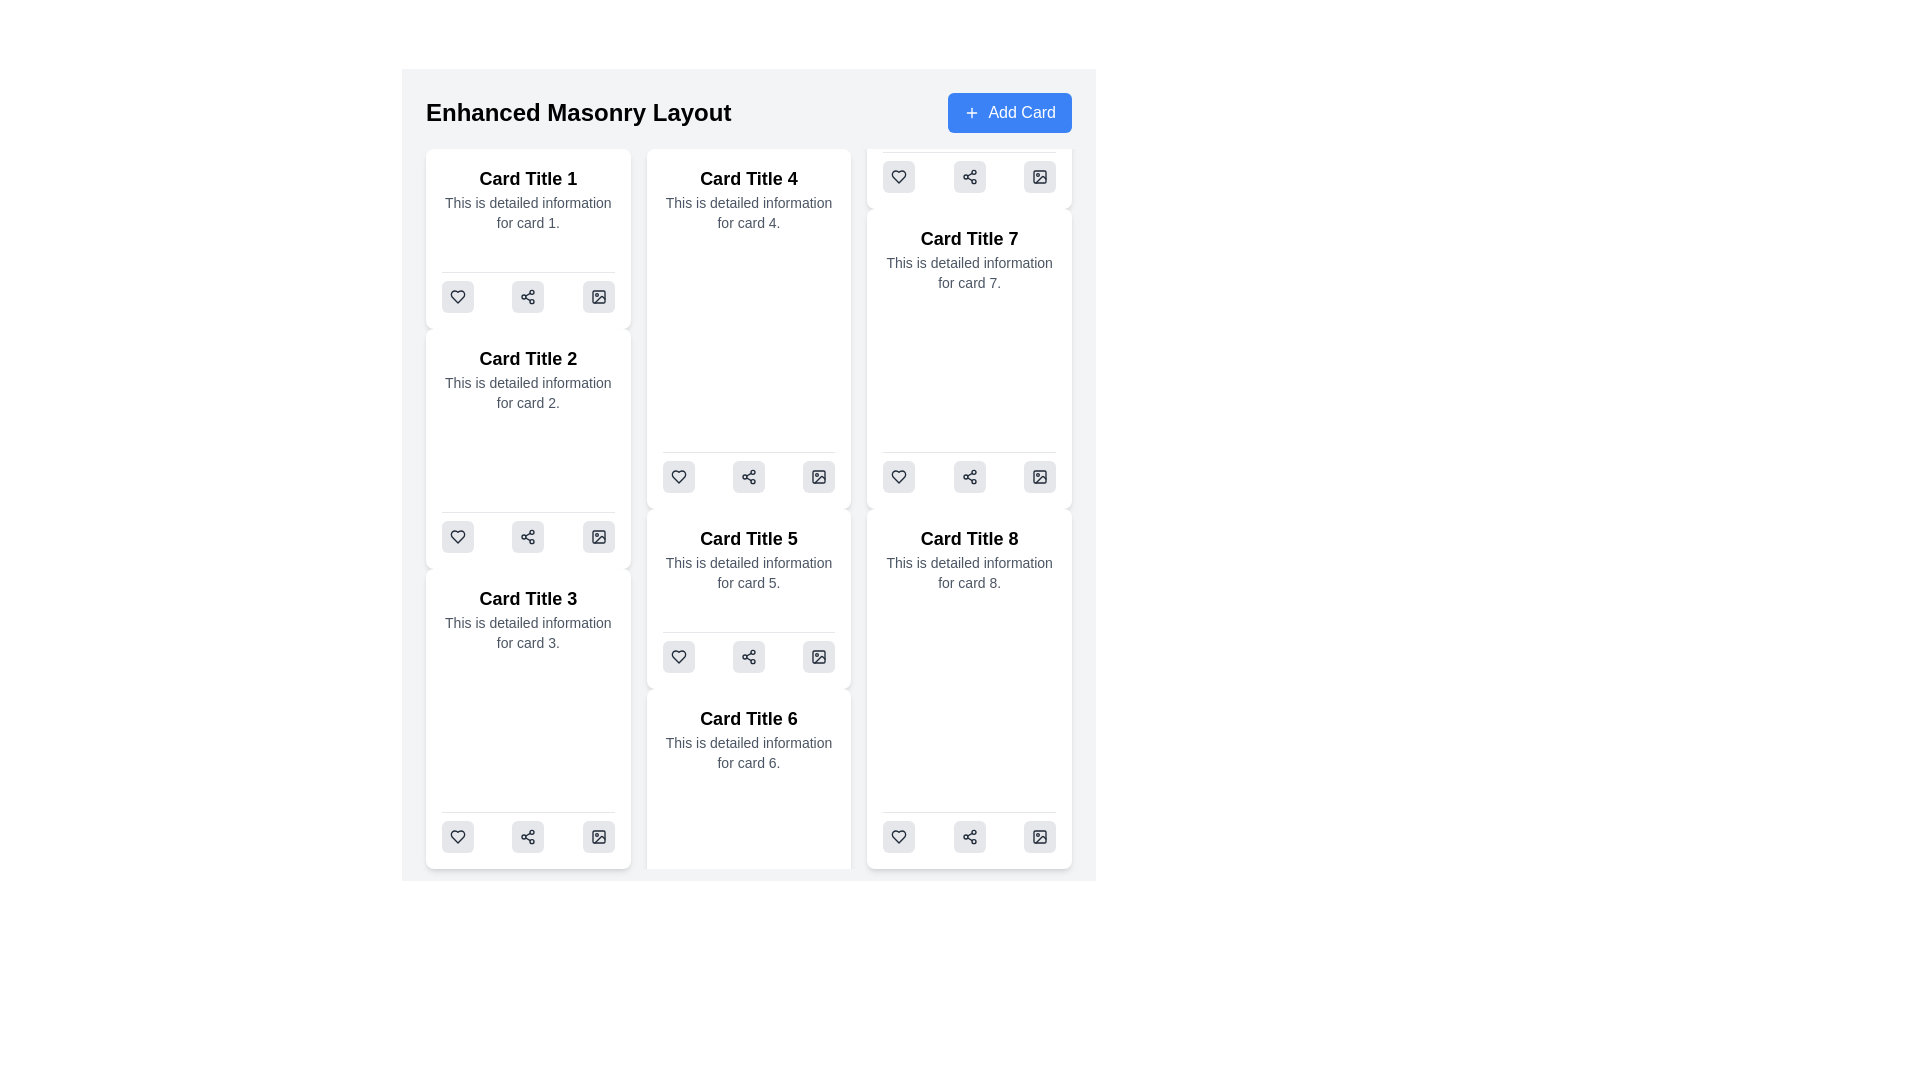 The height and width of the screenshot is (1080, 1920). What do you see at coordinates (747, 538) in the screenshot?
I see `the title text of the card located in the second column of the masonry grid layout, specifically the second item from the top` at bounding box center [747, 538].